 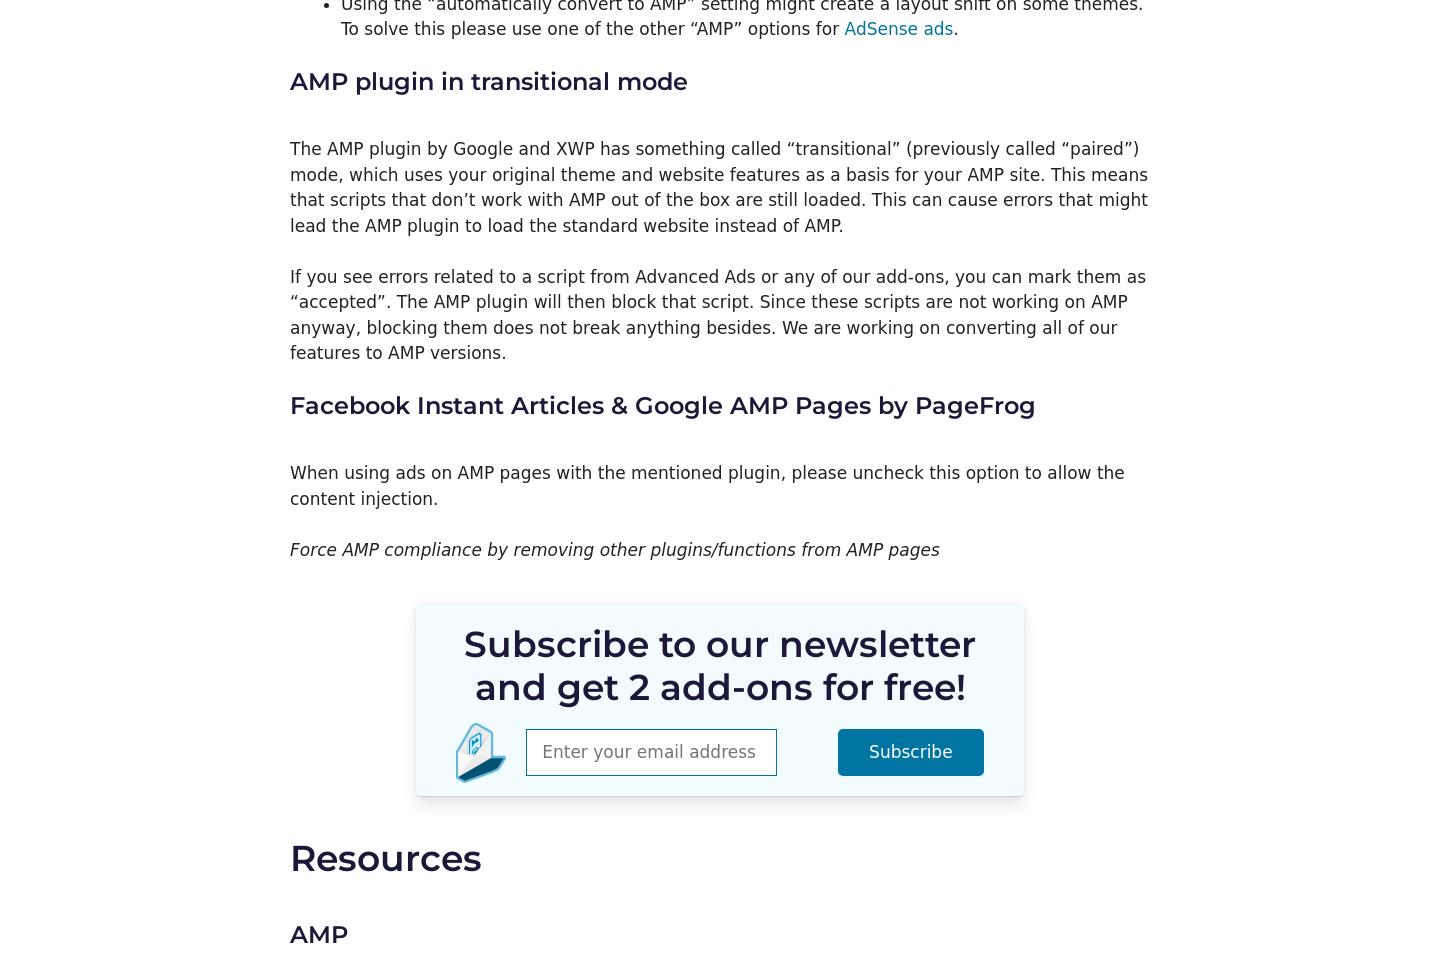 What do you see at coordinates (385, 856) in the screenshot?
I see `'Resources'` at bounding box center [385, 856].